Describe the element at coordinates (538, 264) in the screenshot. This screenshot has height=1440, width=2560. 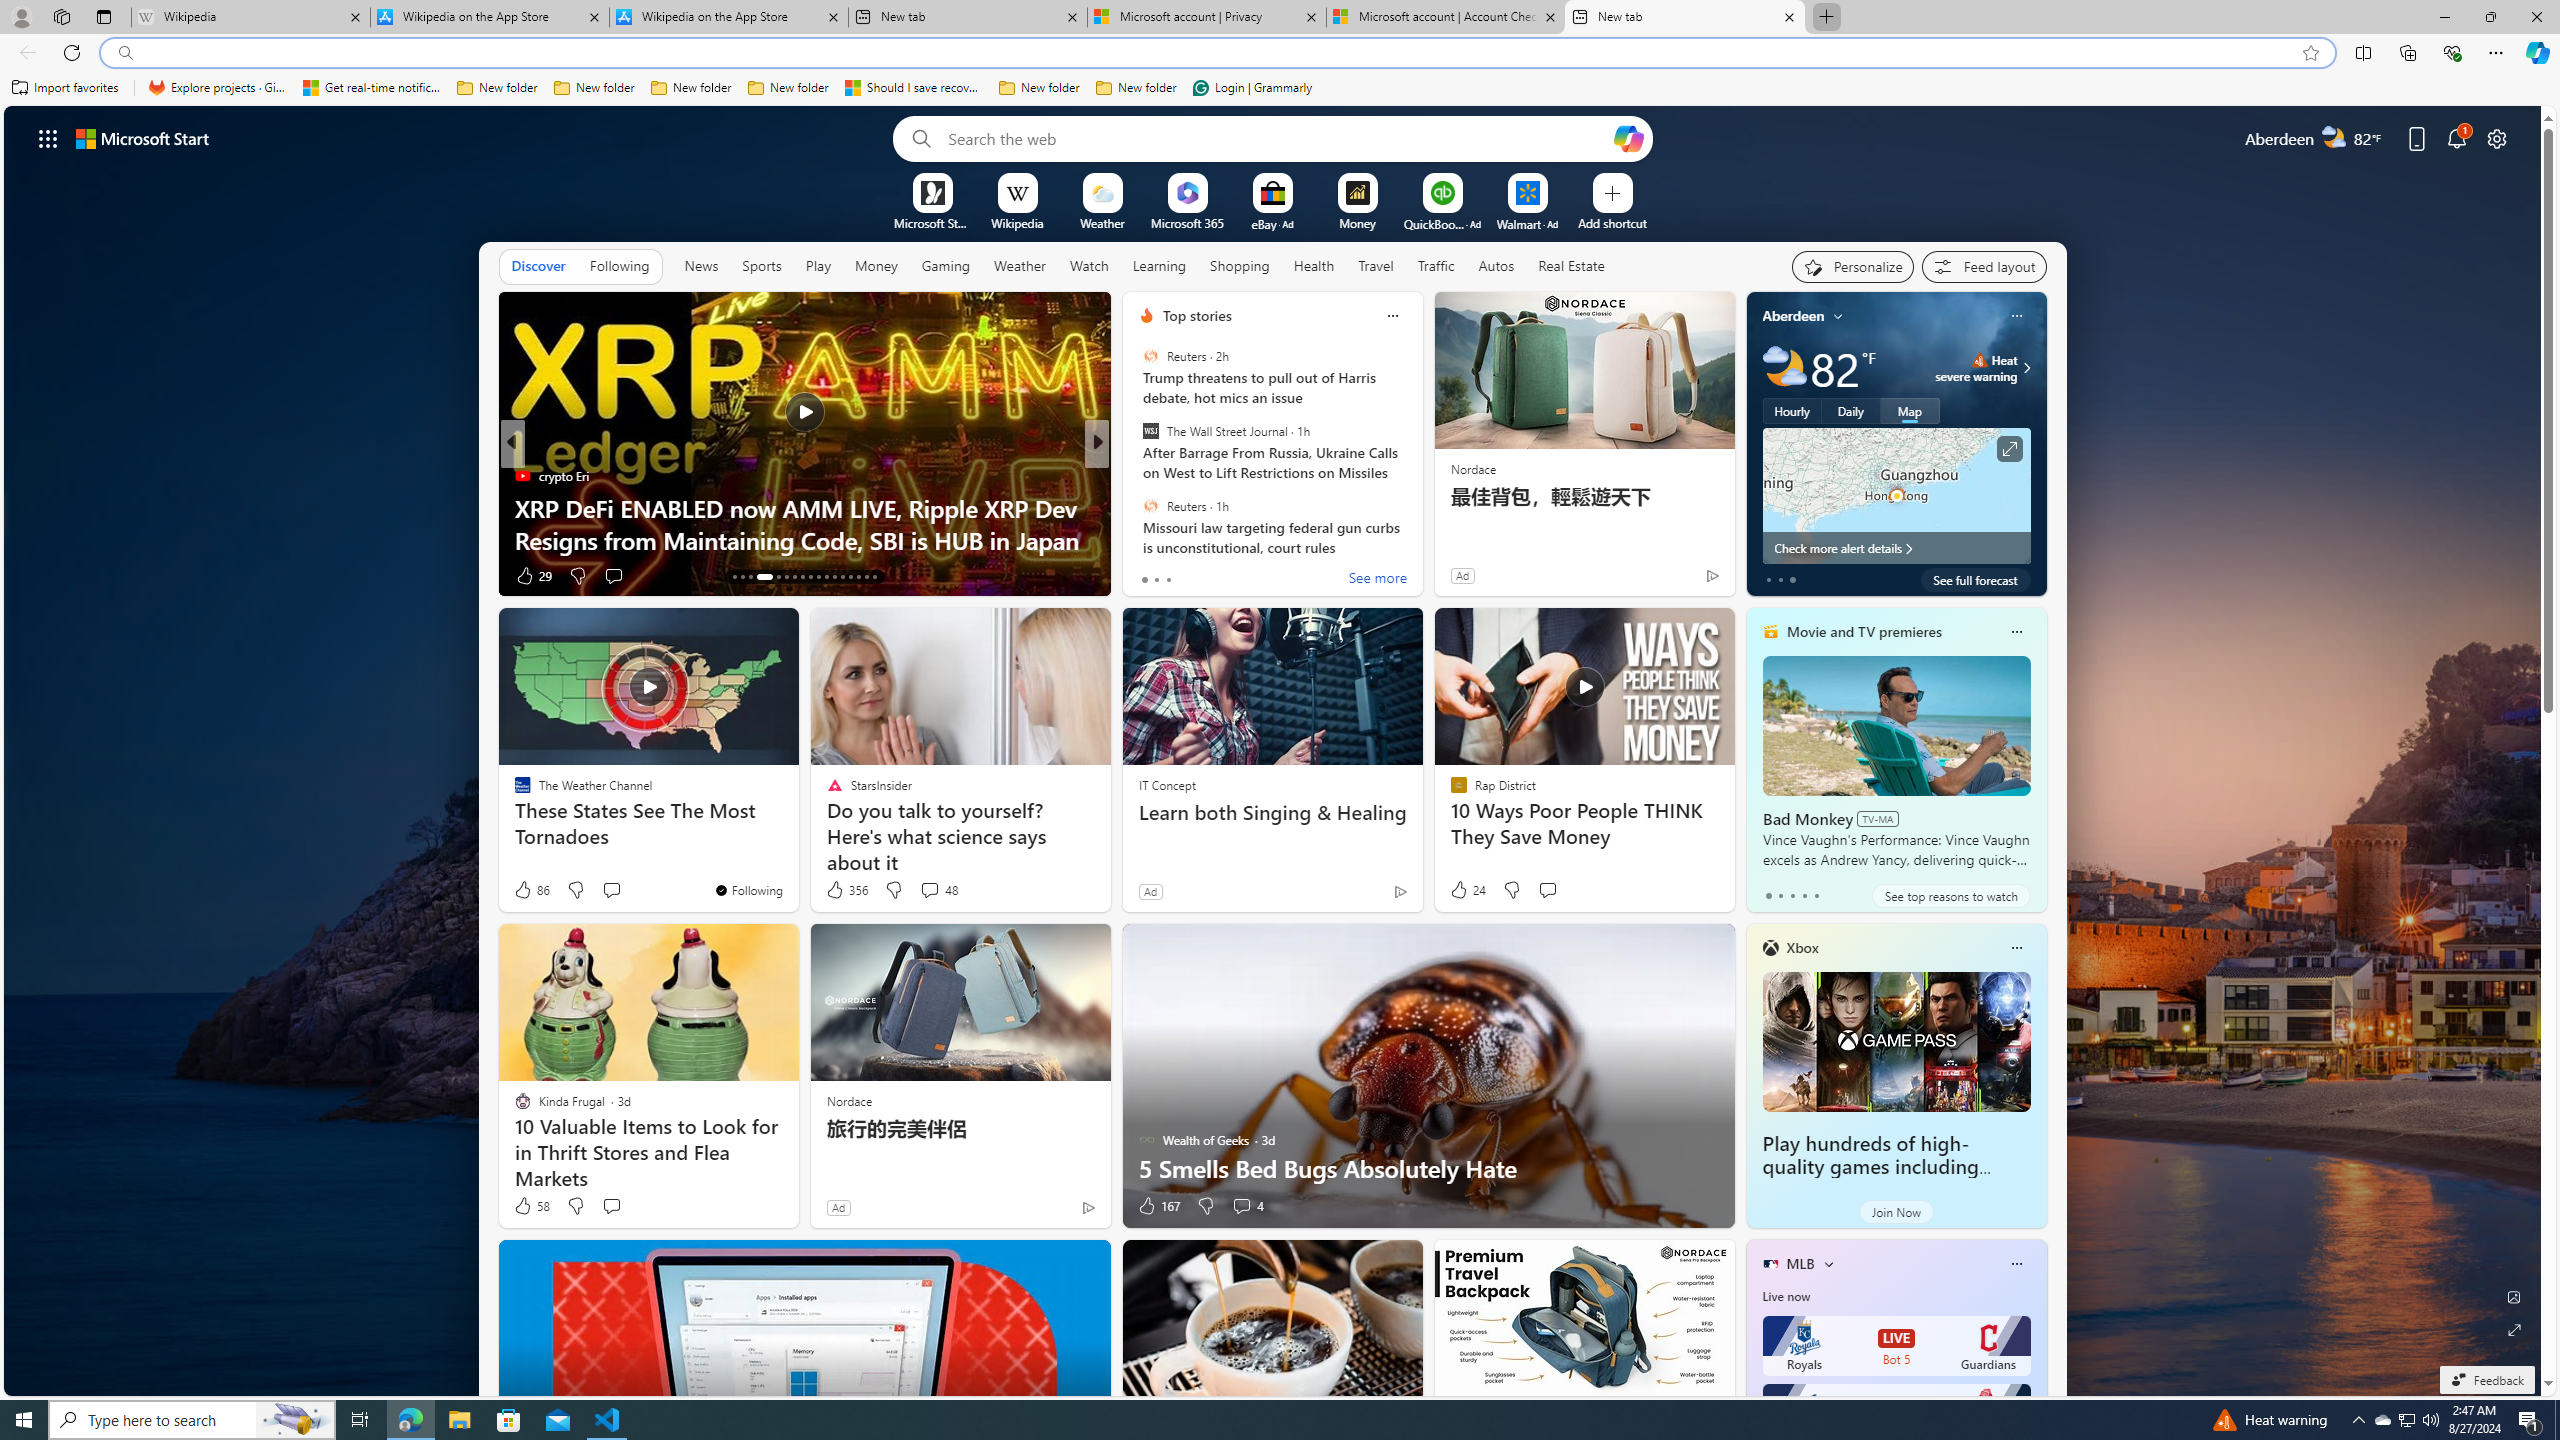
I see `'Discover'` at that location.